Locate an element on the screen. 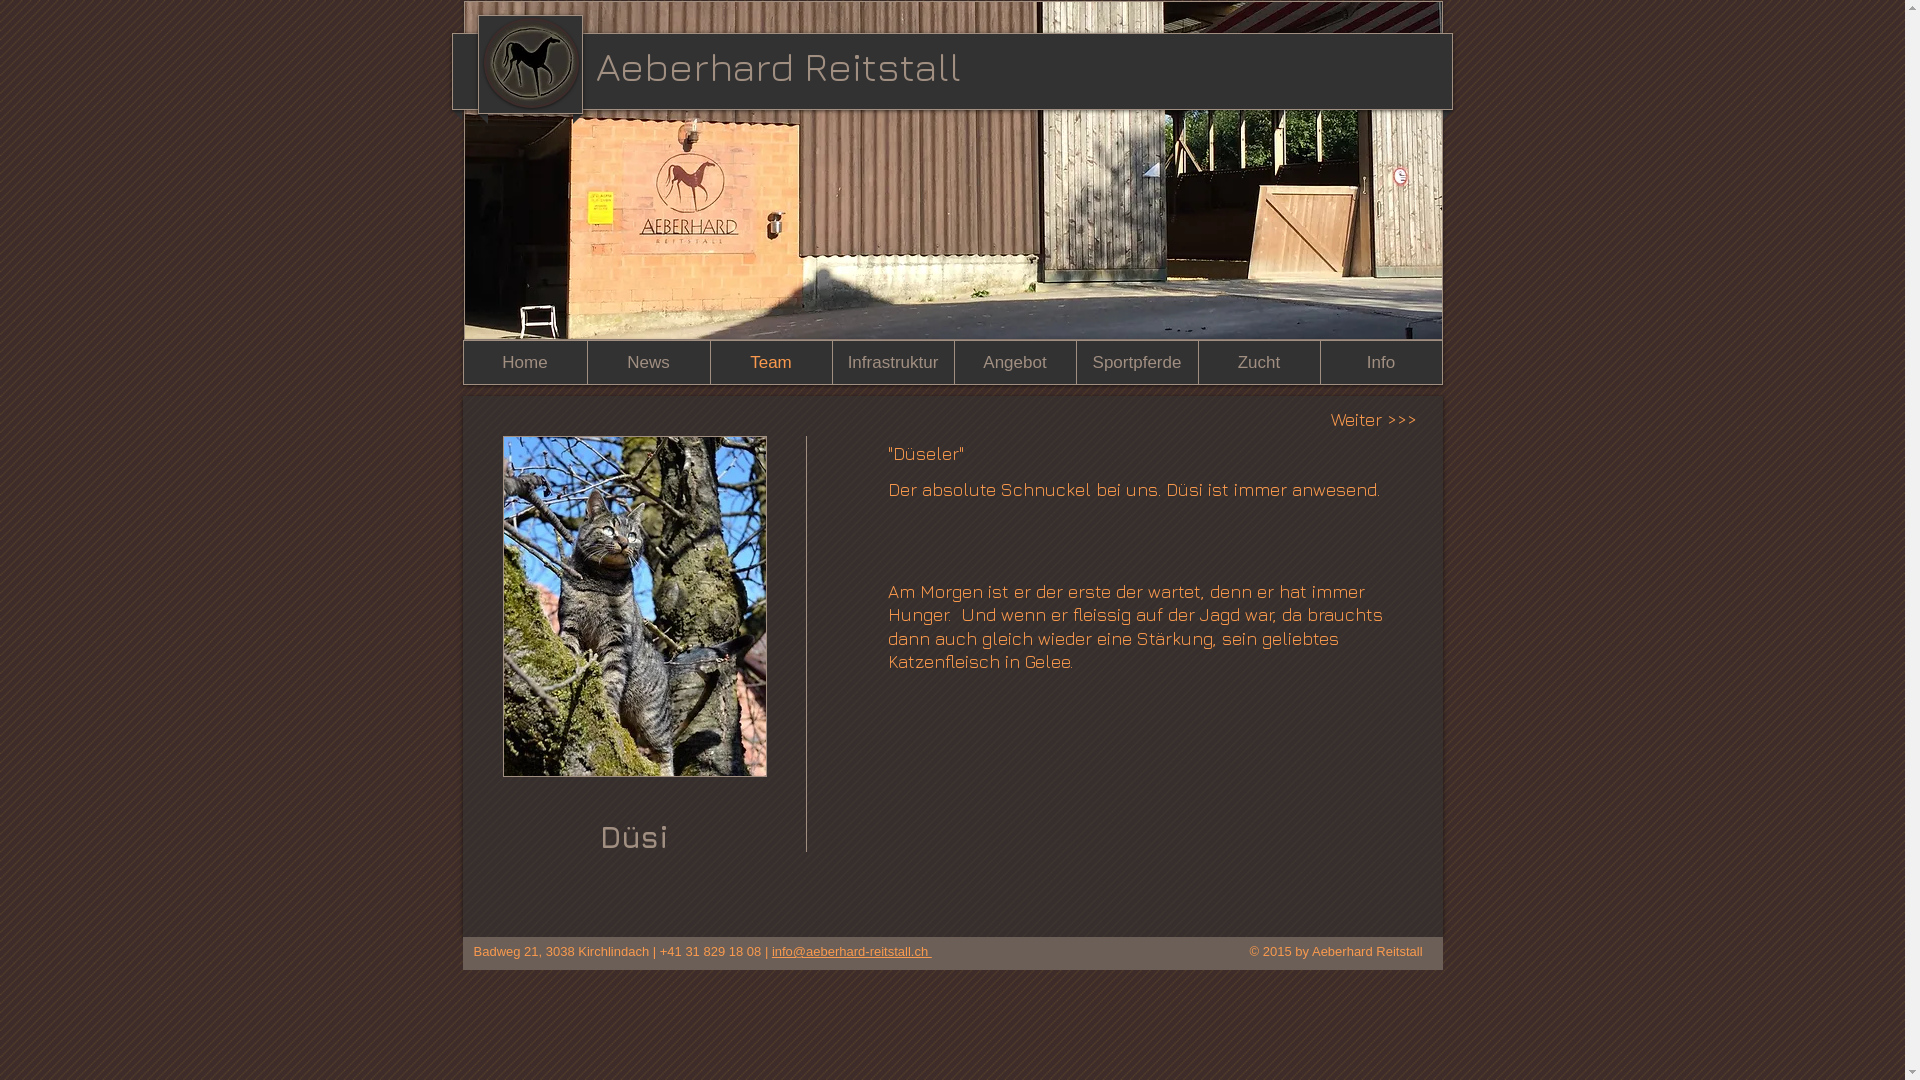  'Info' is located at coordinates (1380, 362).